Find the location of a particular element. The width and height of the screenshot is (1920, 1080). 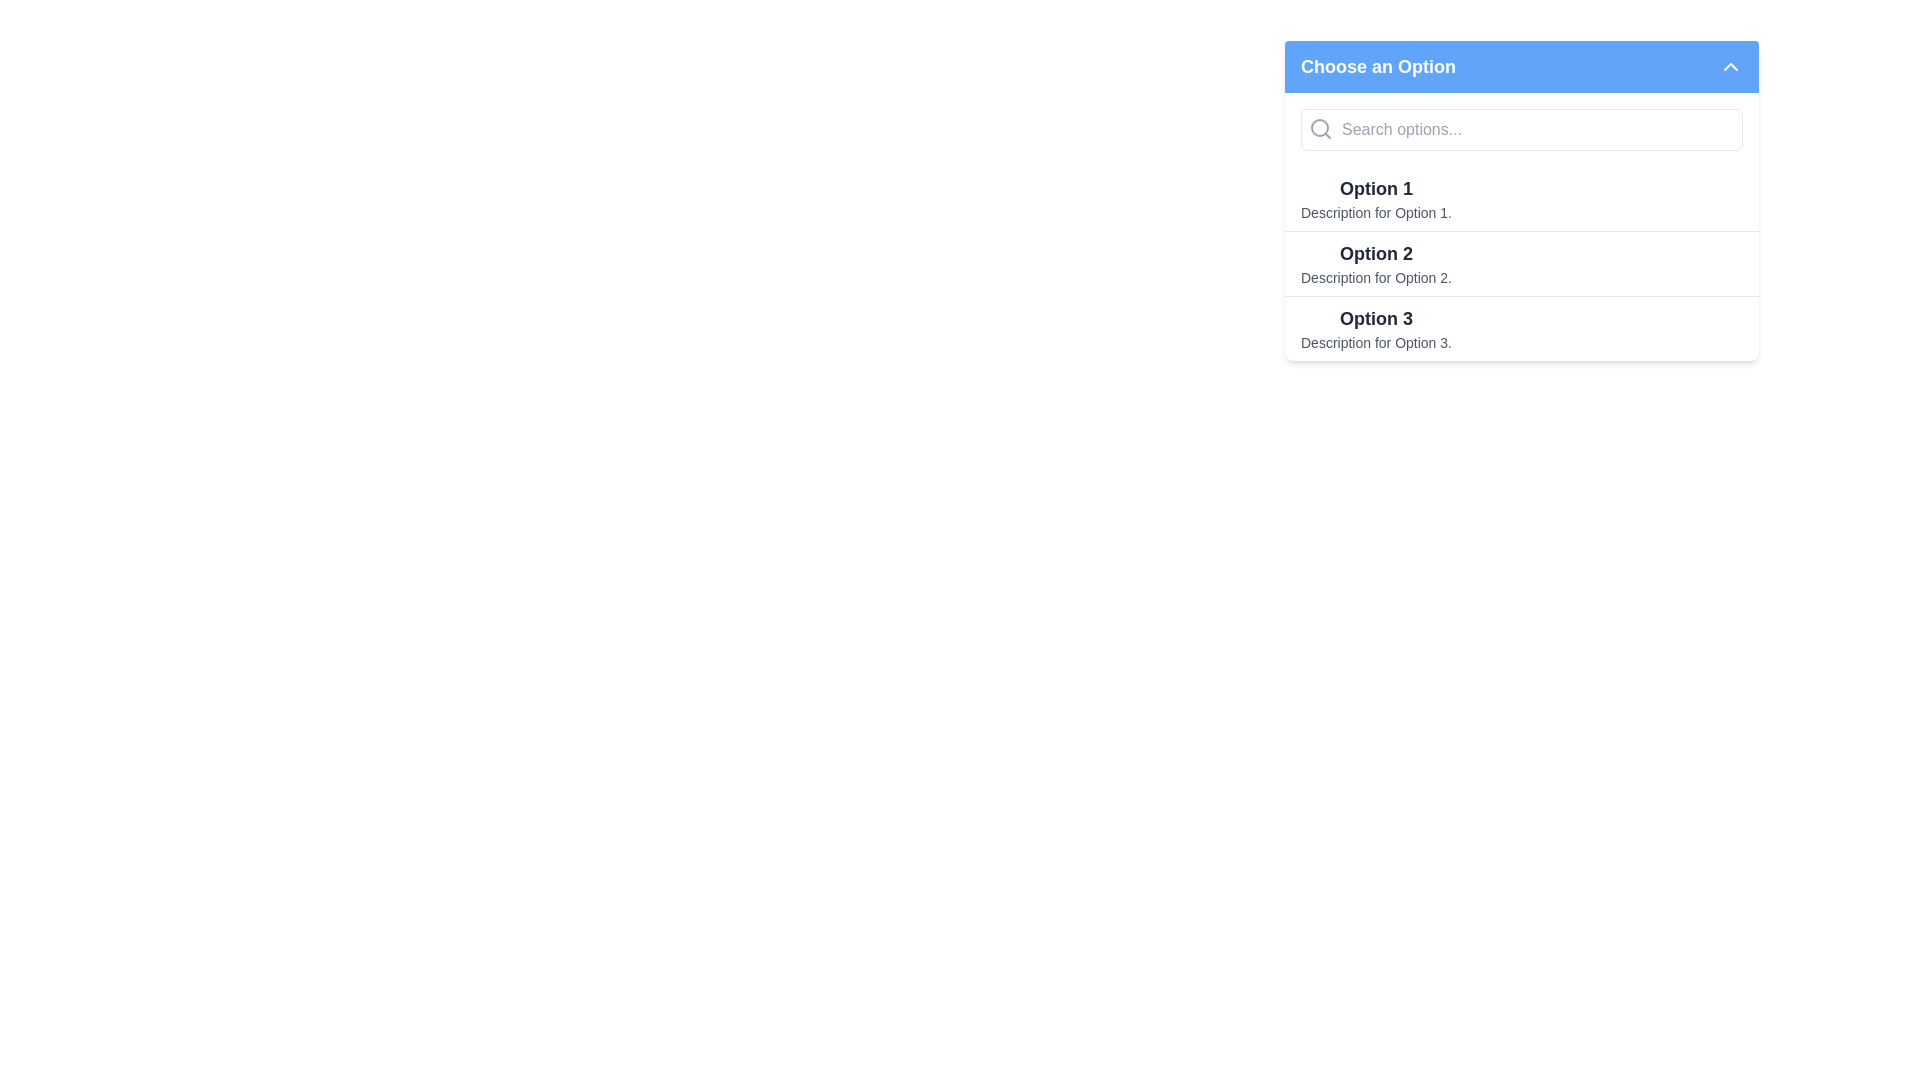

the third option in the dropdown menu labeled 'Choose an Option' is located at coordinates (1520, 326).